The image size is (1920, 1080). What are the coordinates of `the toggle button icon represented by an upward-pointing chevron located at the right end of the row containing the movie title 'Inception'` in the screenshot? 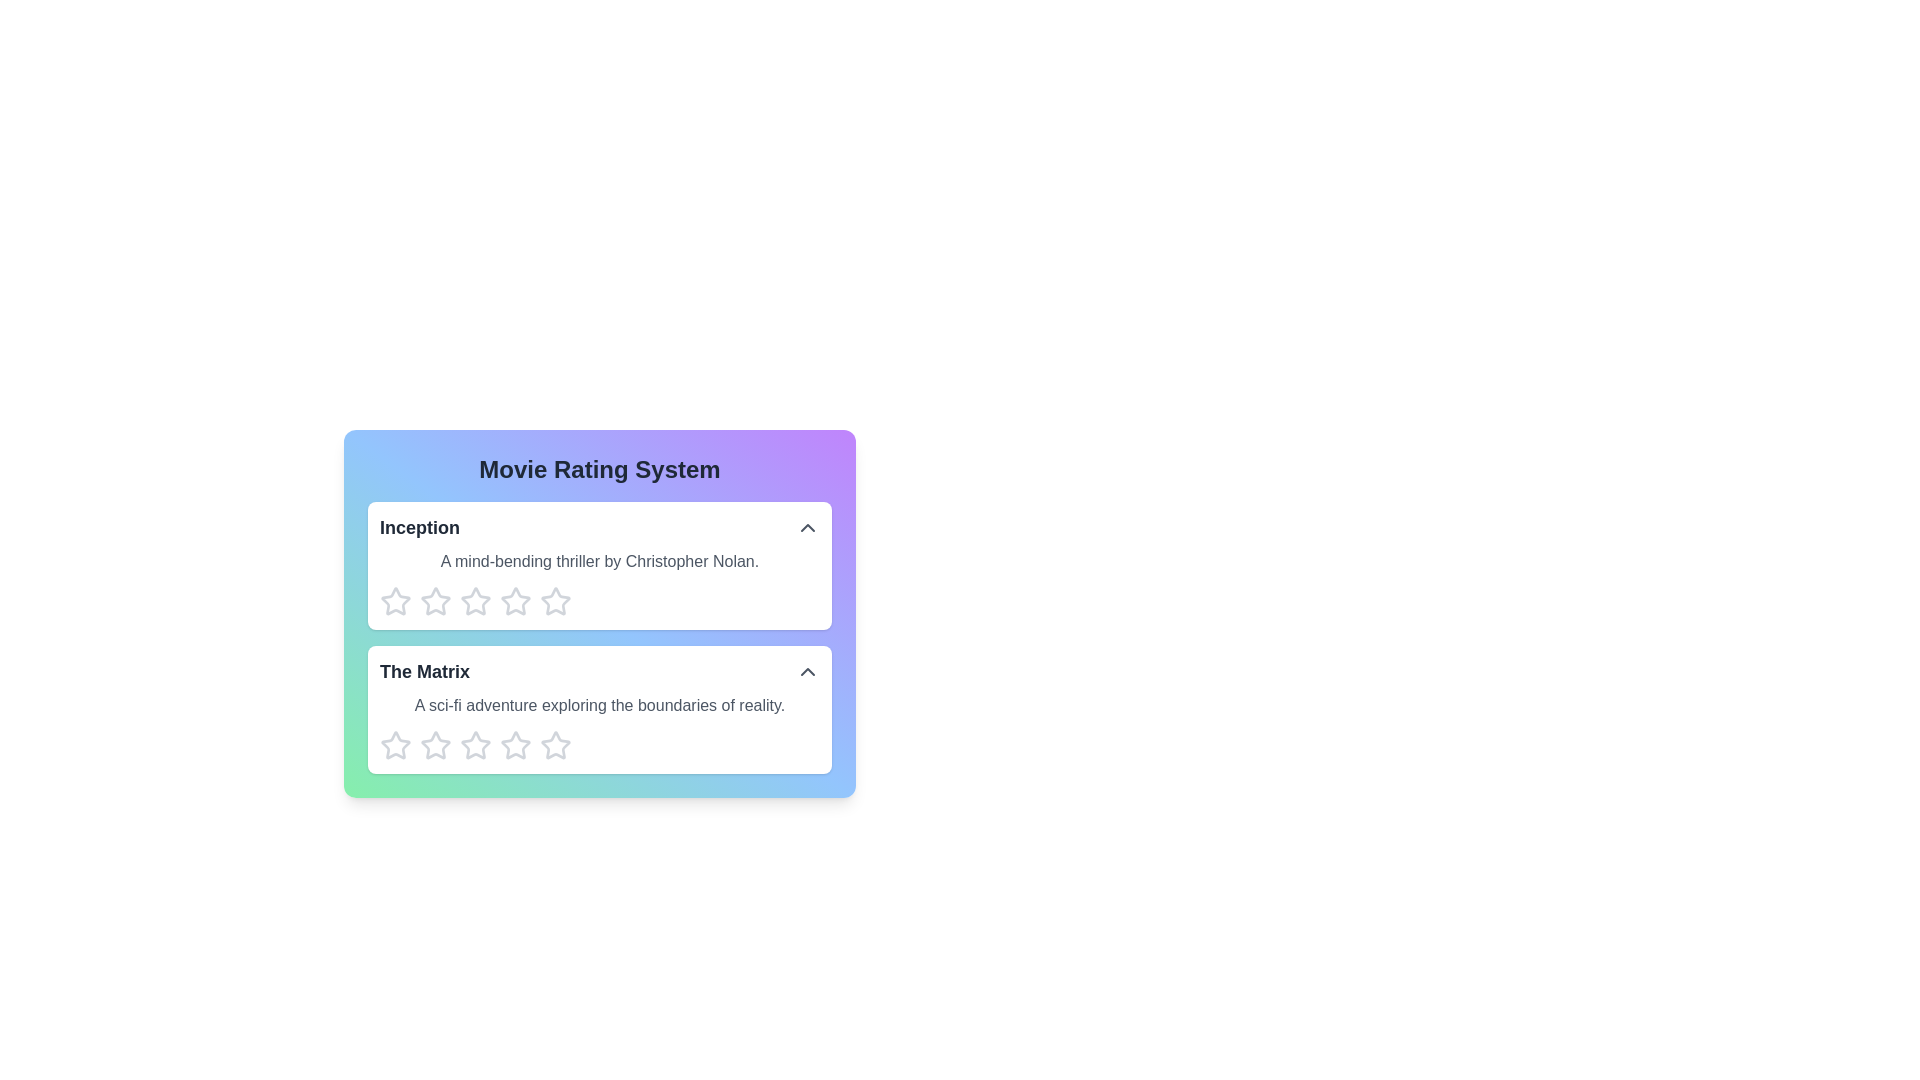 It's located at (807, 527).